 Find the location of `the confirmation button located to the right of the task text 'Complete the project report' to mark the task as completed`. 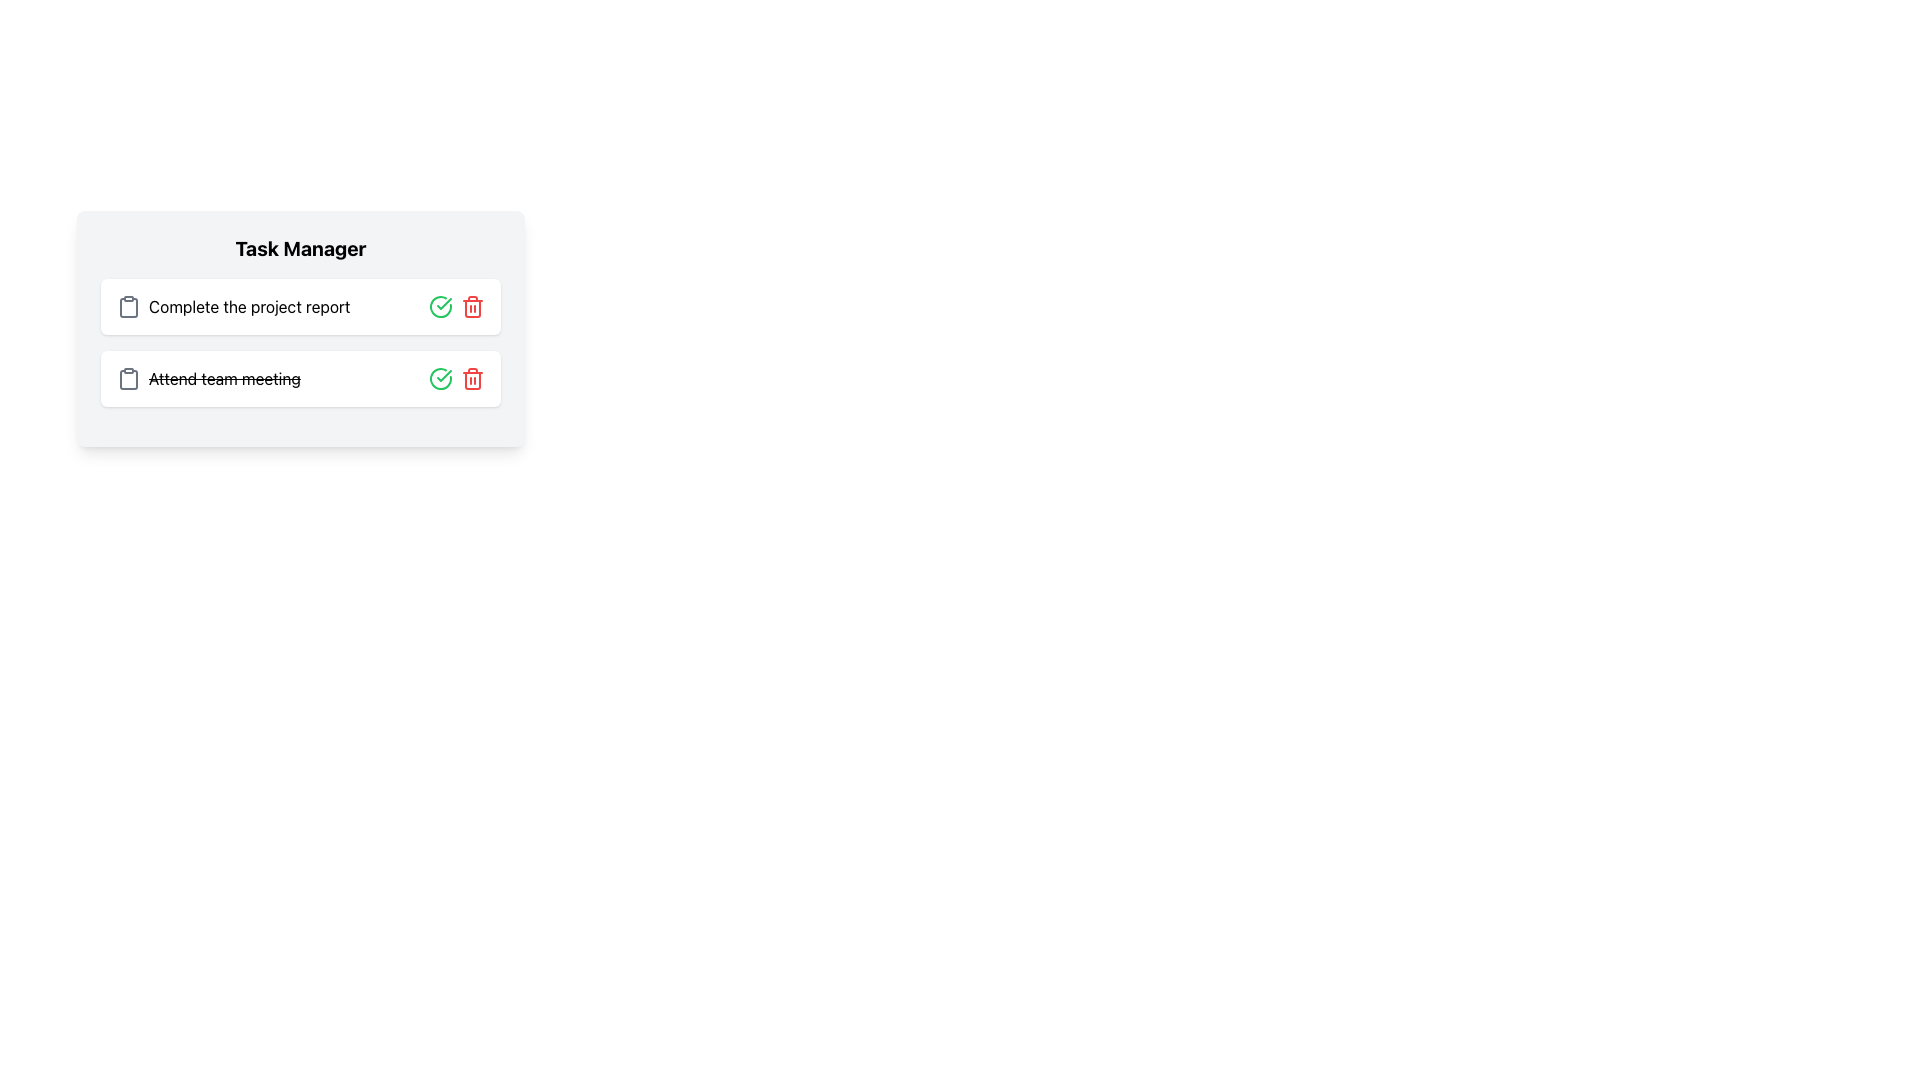

the confirmation button located to the right of the task text 'Complete the project report' to mark the task as completed is located at coordinates (440, 307).